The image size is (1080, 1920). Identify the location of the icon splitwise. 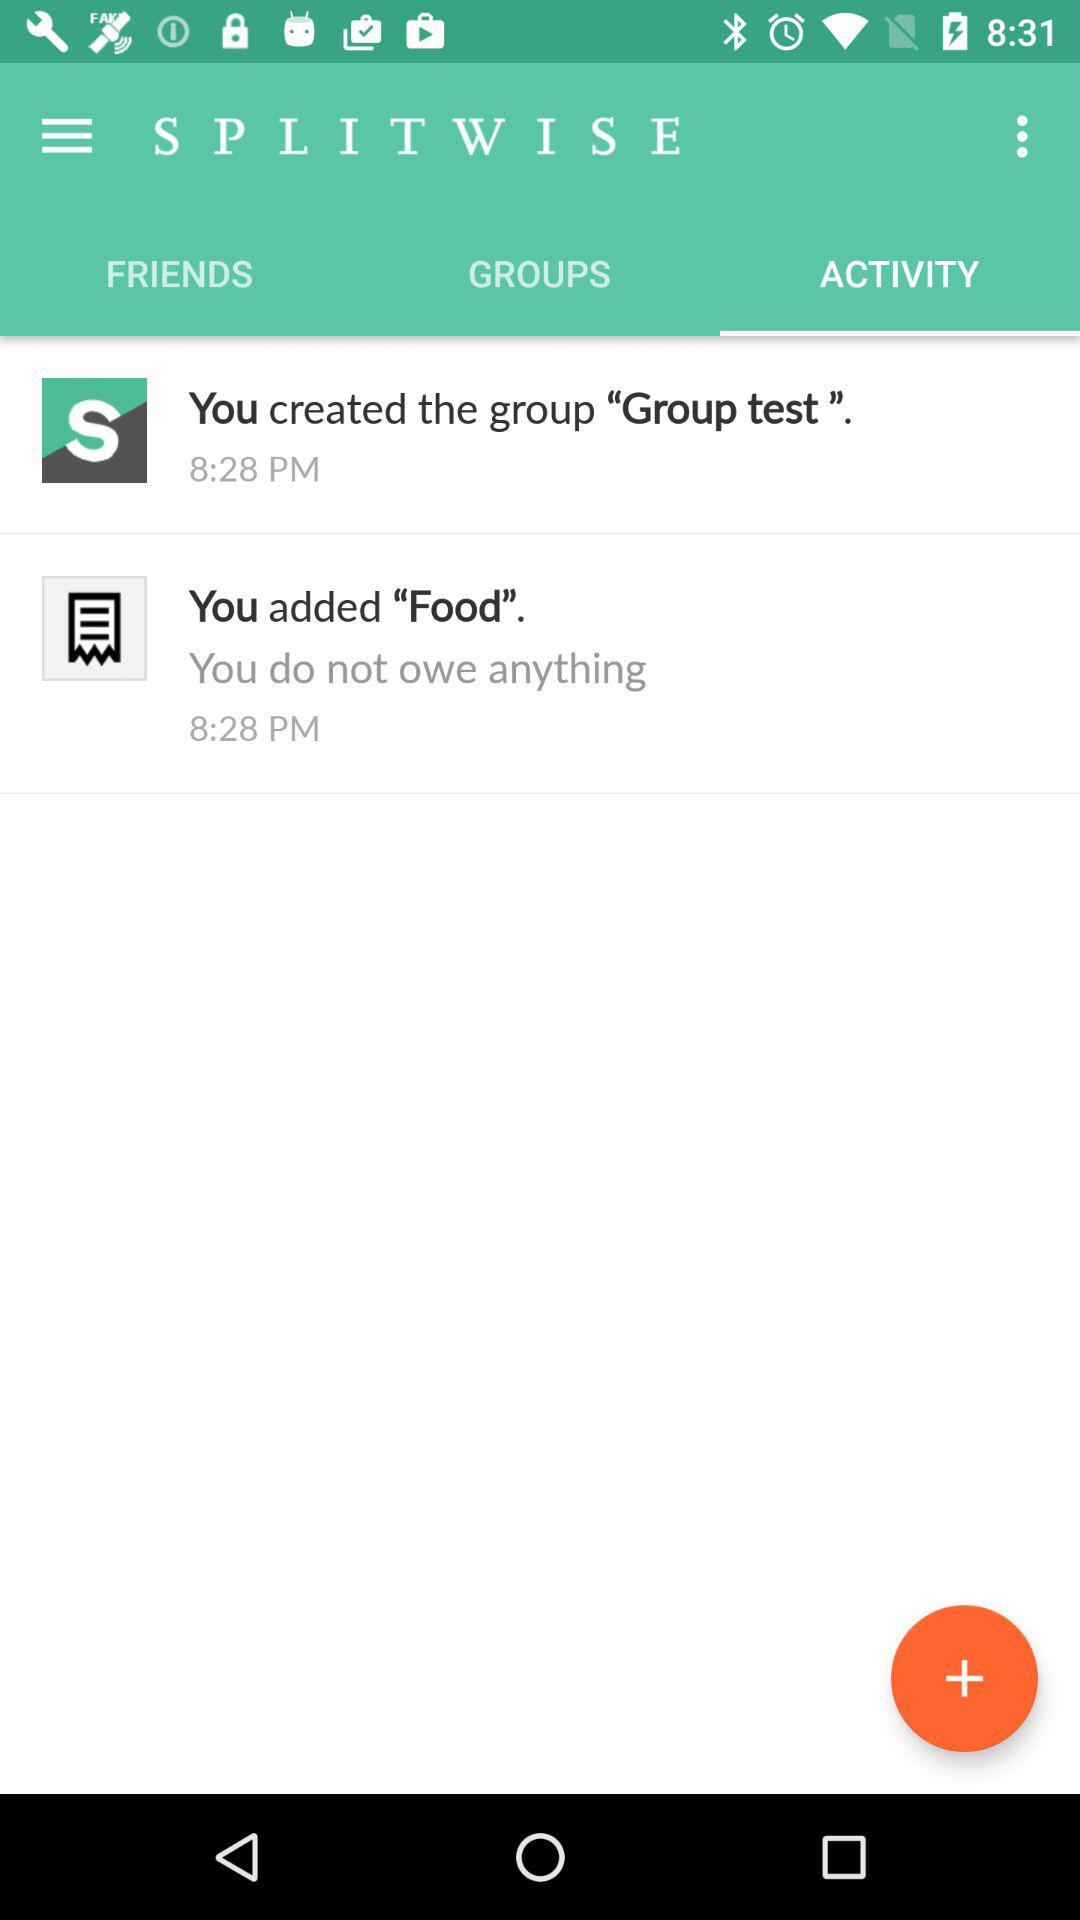
(416, 134).